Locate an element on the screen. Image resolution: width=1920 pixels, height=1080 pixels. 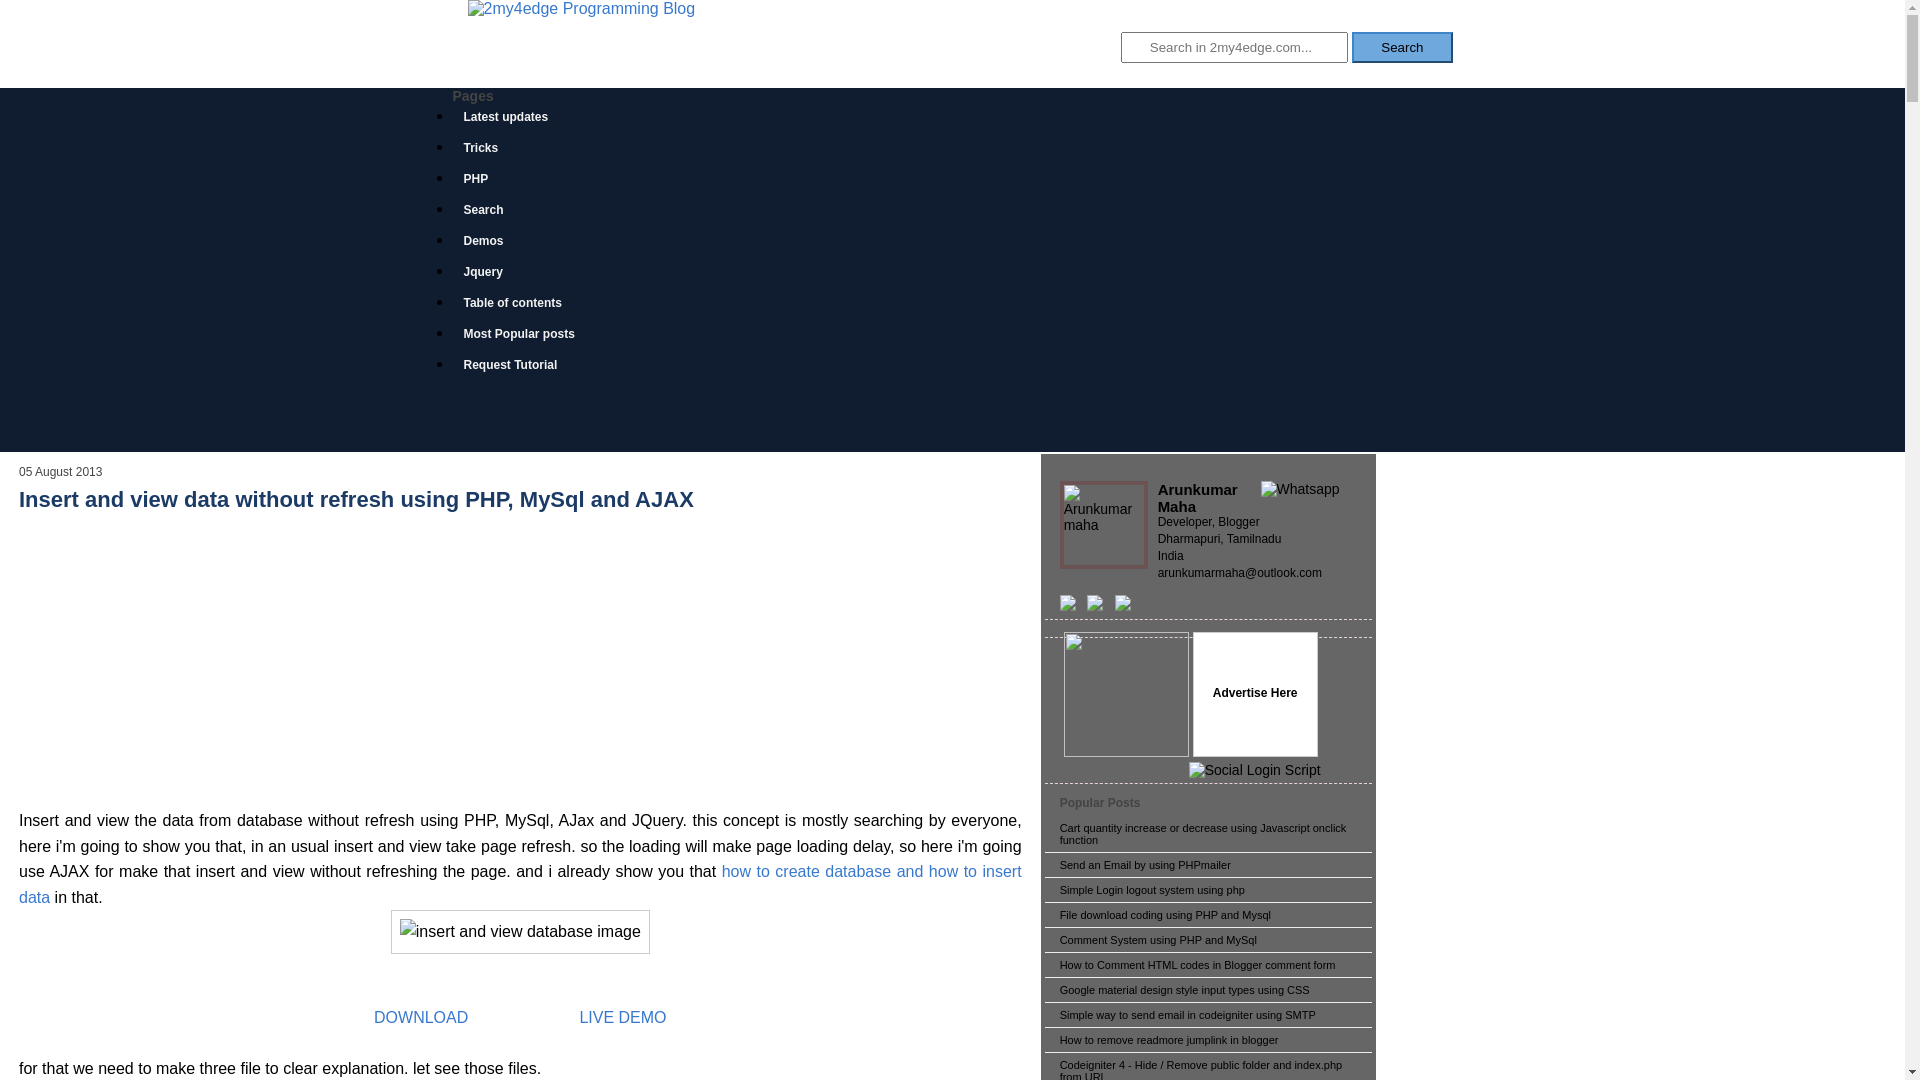
'LIVE DEMO' is located at coordinates (619, 1017).